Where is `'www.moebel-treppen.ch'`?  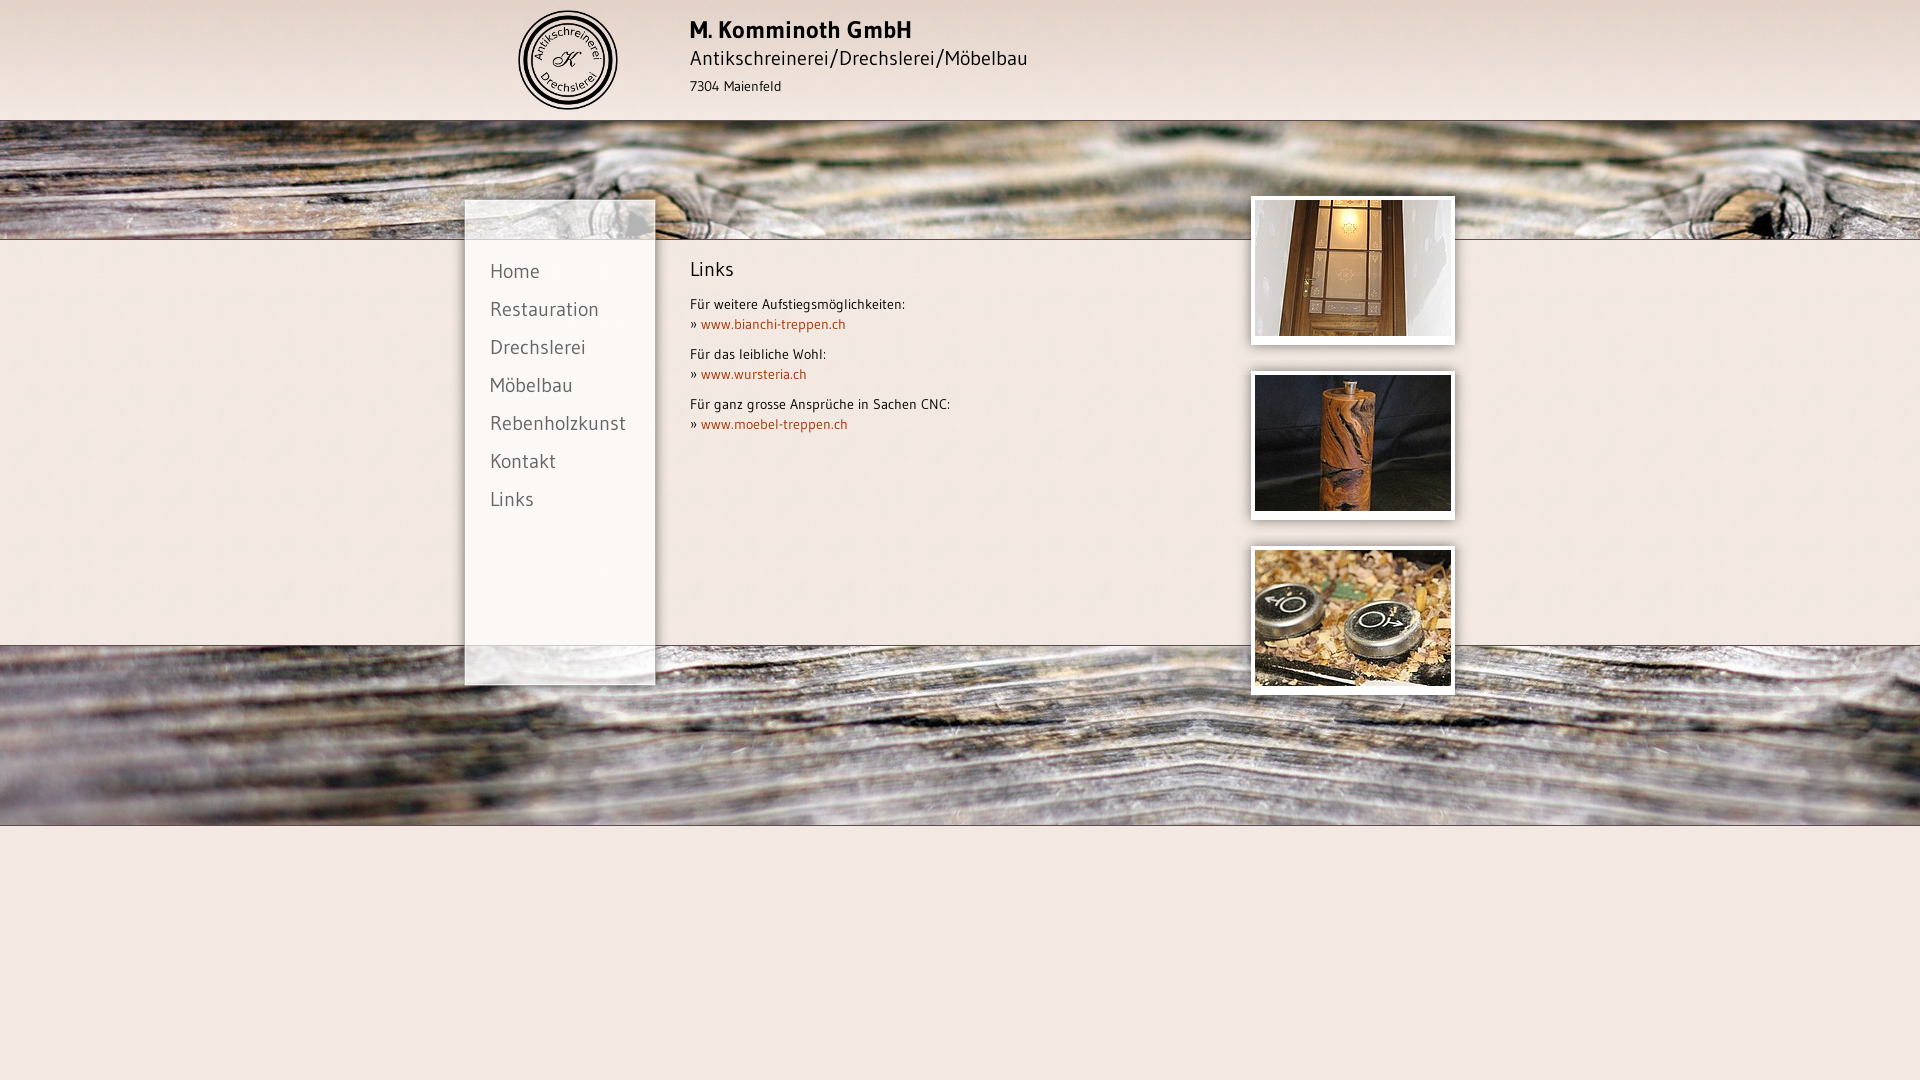 'www.moebel-treppen.ch' is located at coordinates (773, 423).